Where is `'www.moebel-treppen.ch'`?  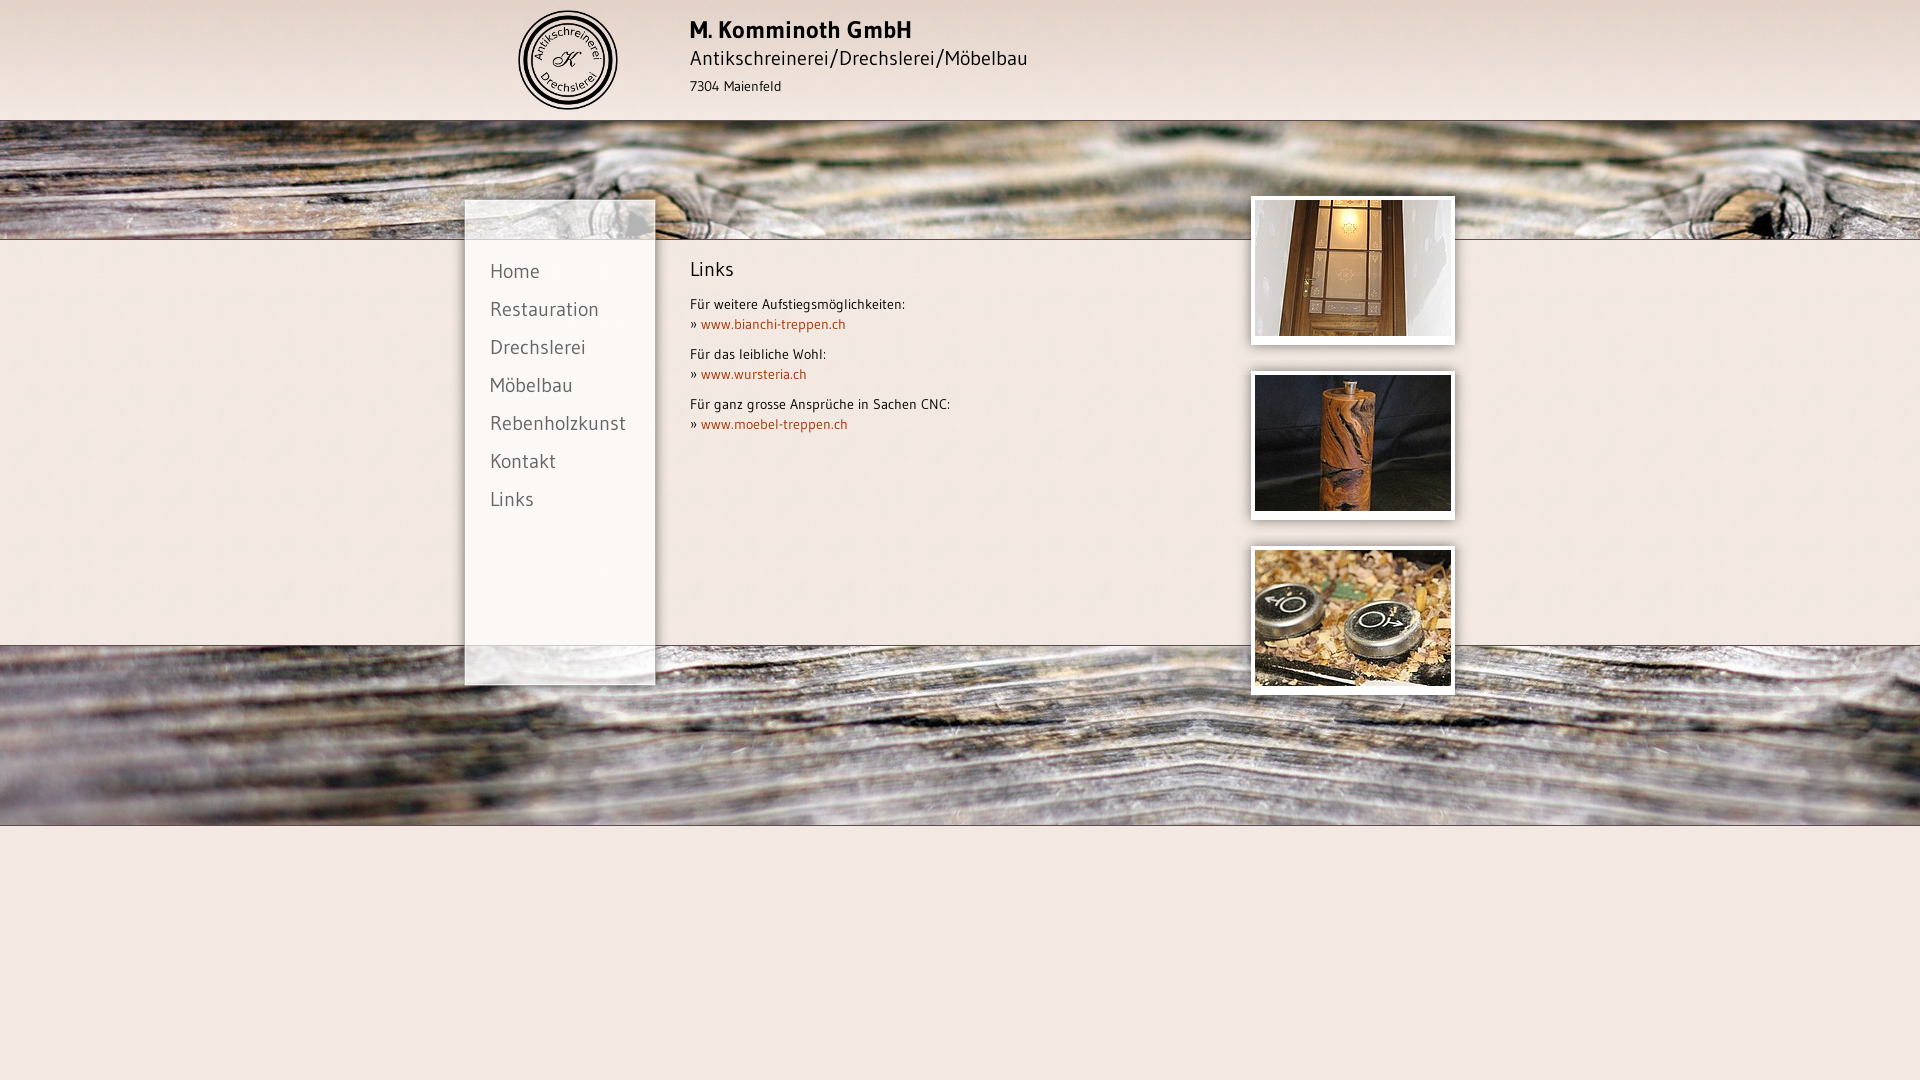 'www.moebel-treppen.ch' is located at coordinates (773, 423).